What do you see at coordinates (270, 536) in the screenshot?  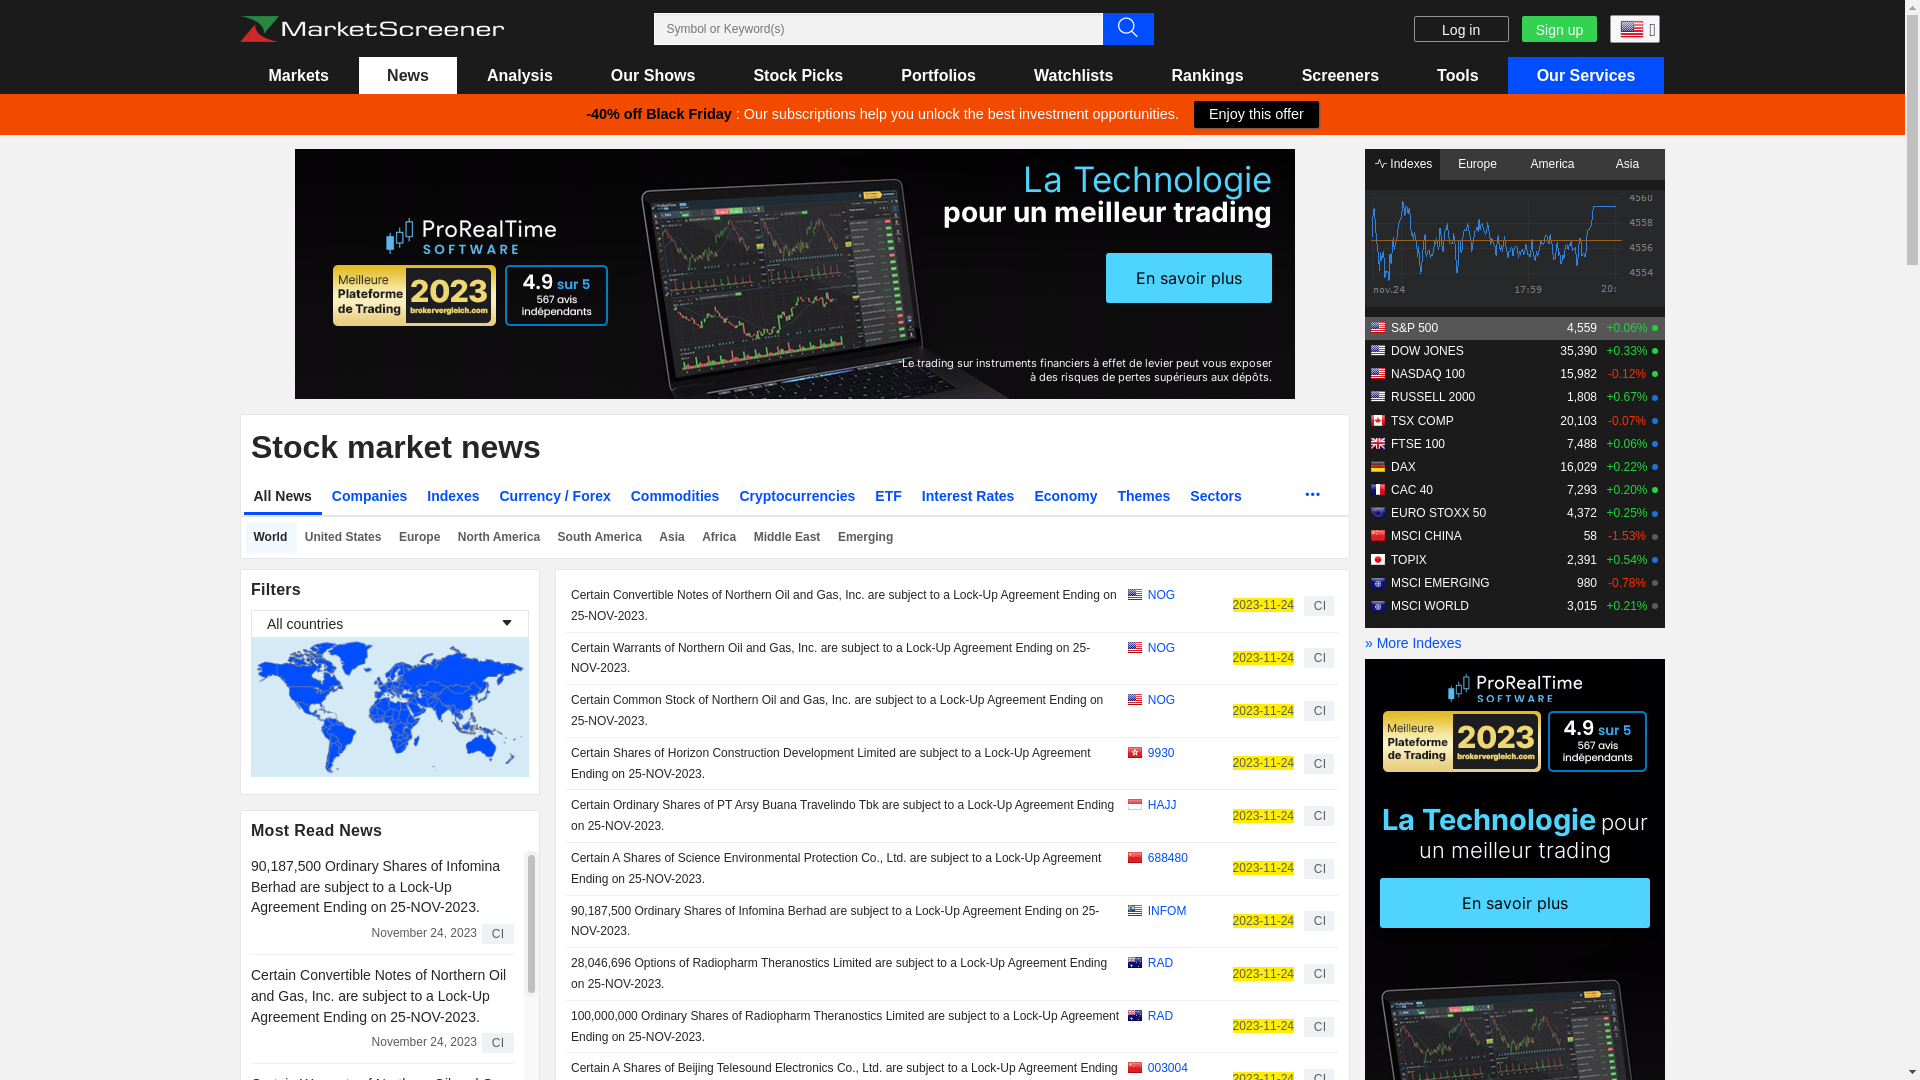 I see `'World'` at bounding box center [270, 536].